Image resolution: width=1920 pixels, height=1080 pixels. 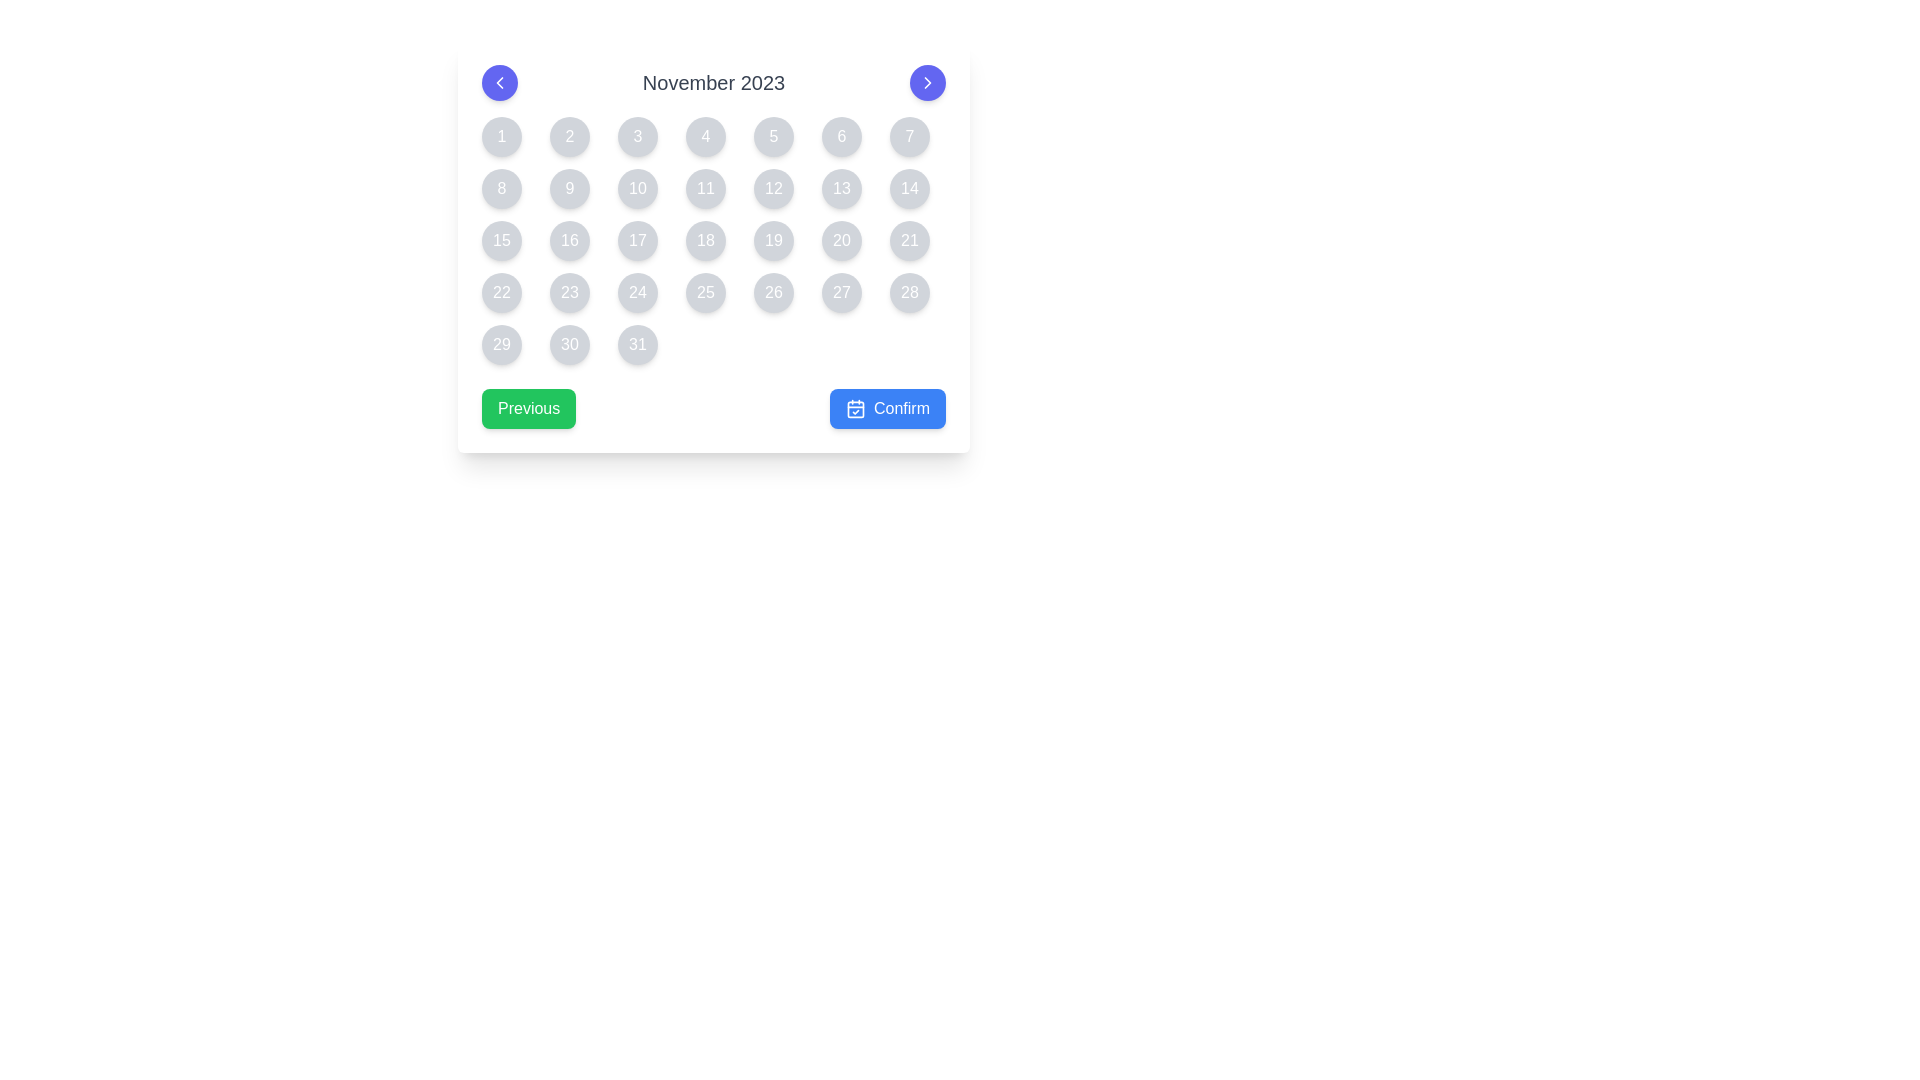 I want to click on the button that navigates to the previous month in the calendar interface, located adjacent to the 'November 2023' text element, so click(x=499, y=82).